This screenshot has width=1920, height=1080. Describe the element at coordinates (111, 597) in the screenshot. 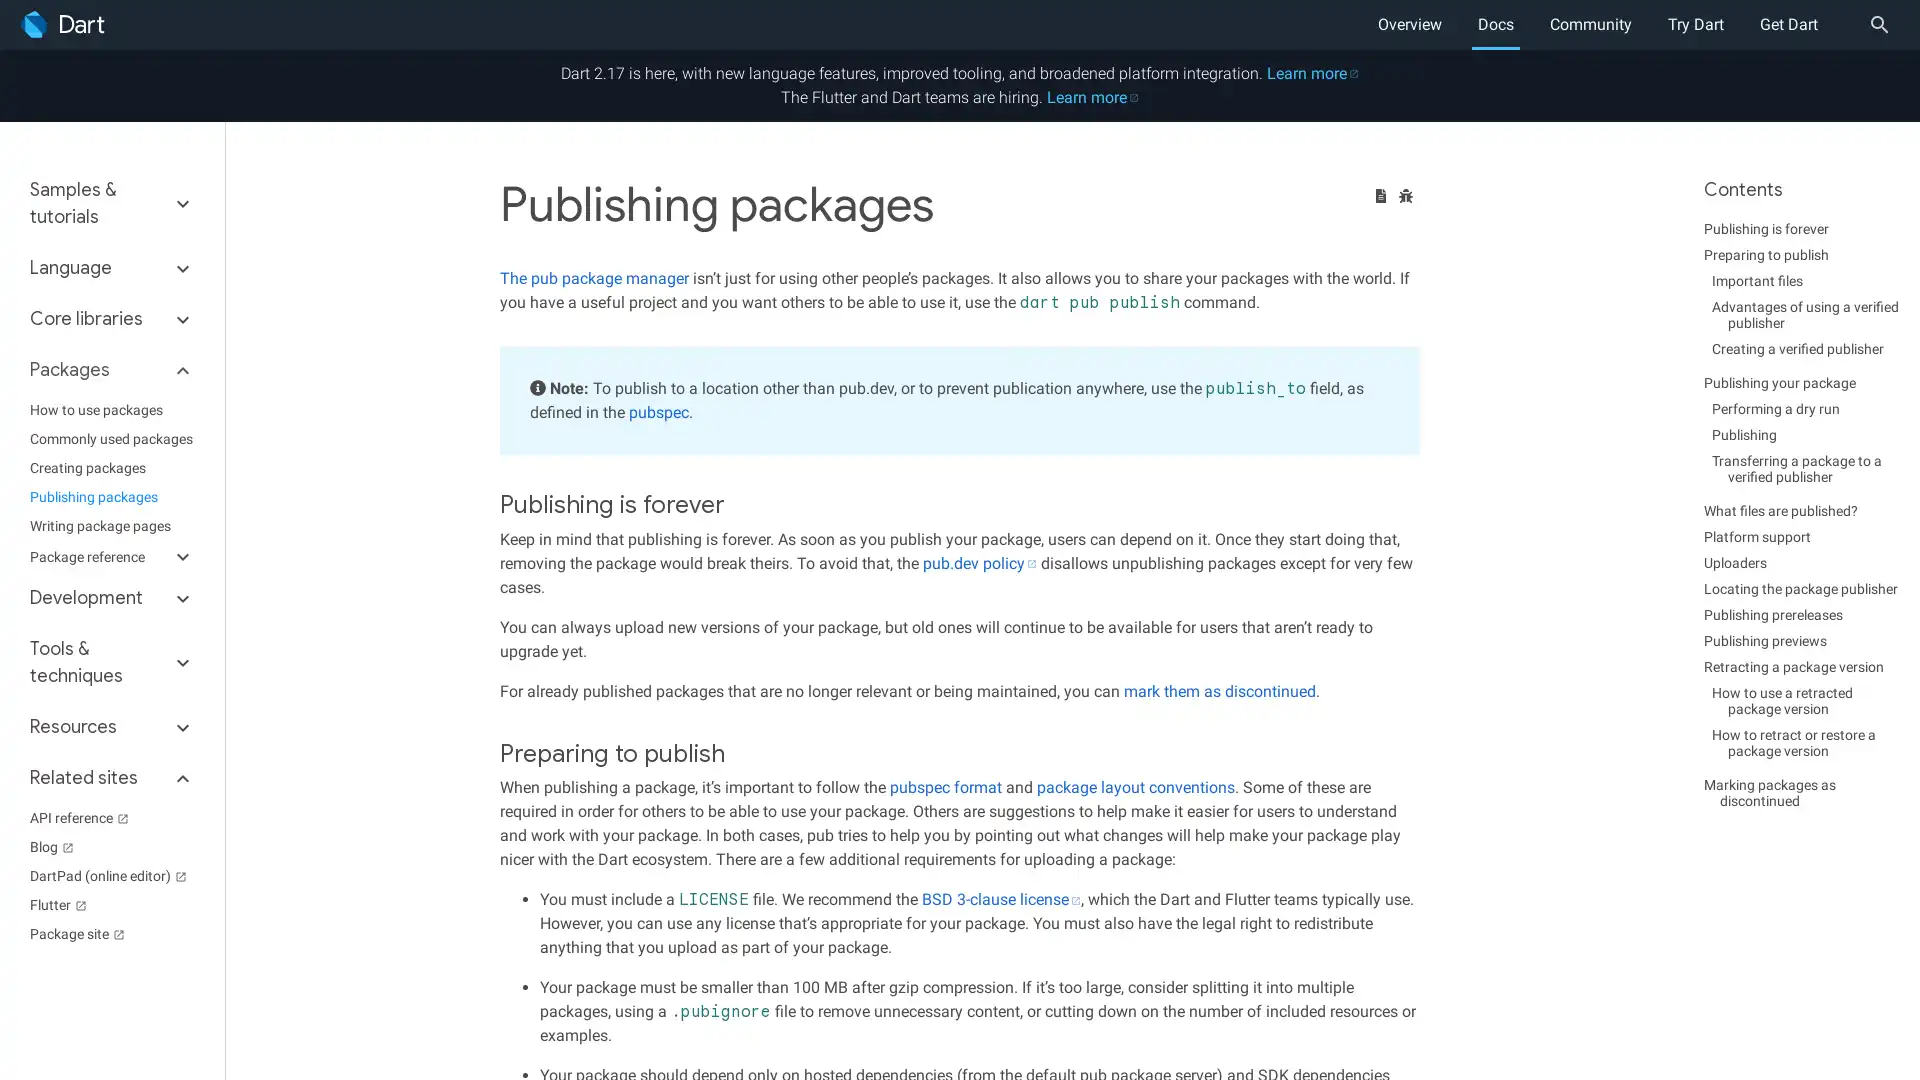

I see `Development keyboard_arrow_down` at that location.